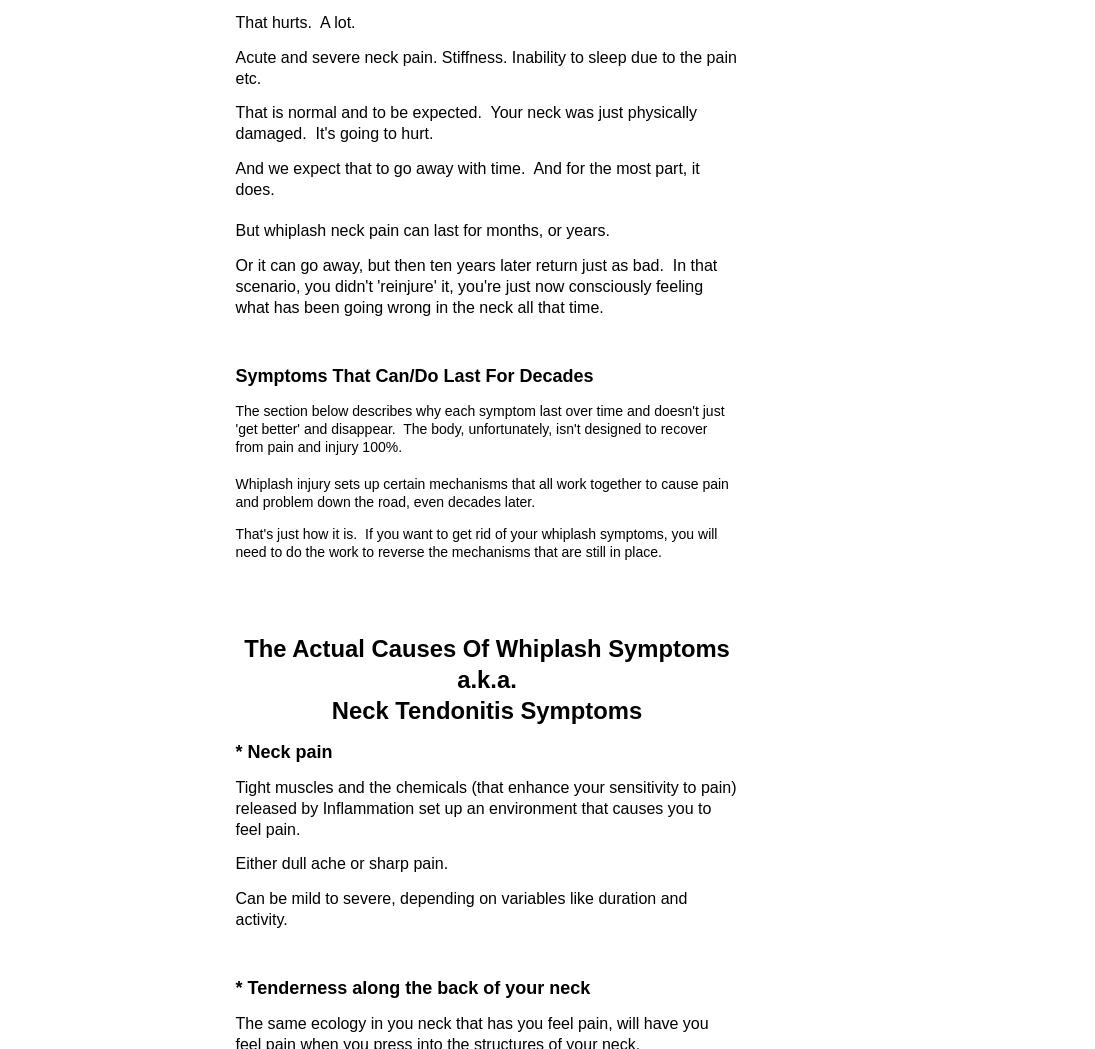 The width and height of the screenshot is (1095, 1049). What do you see at coordinates (234, 907) in the screenshot?
I see `'Can be mild to severe, depending on variables like duration and activity.'` at bounding box center [234, 907].